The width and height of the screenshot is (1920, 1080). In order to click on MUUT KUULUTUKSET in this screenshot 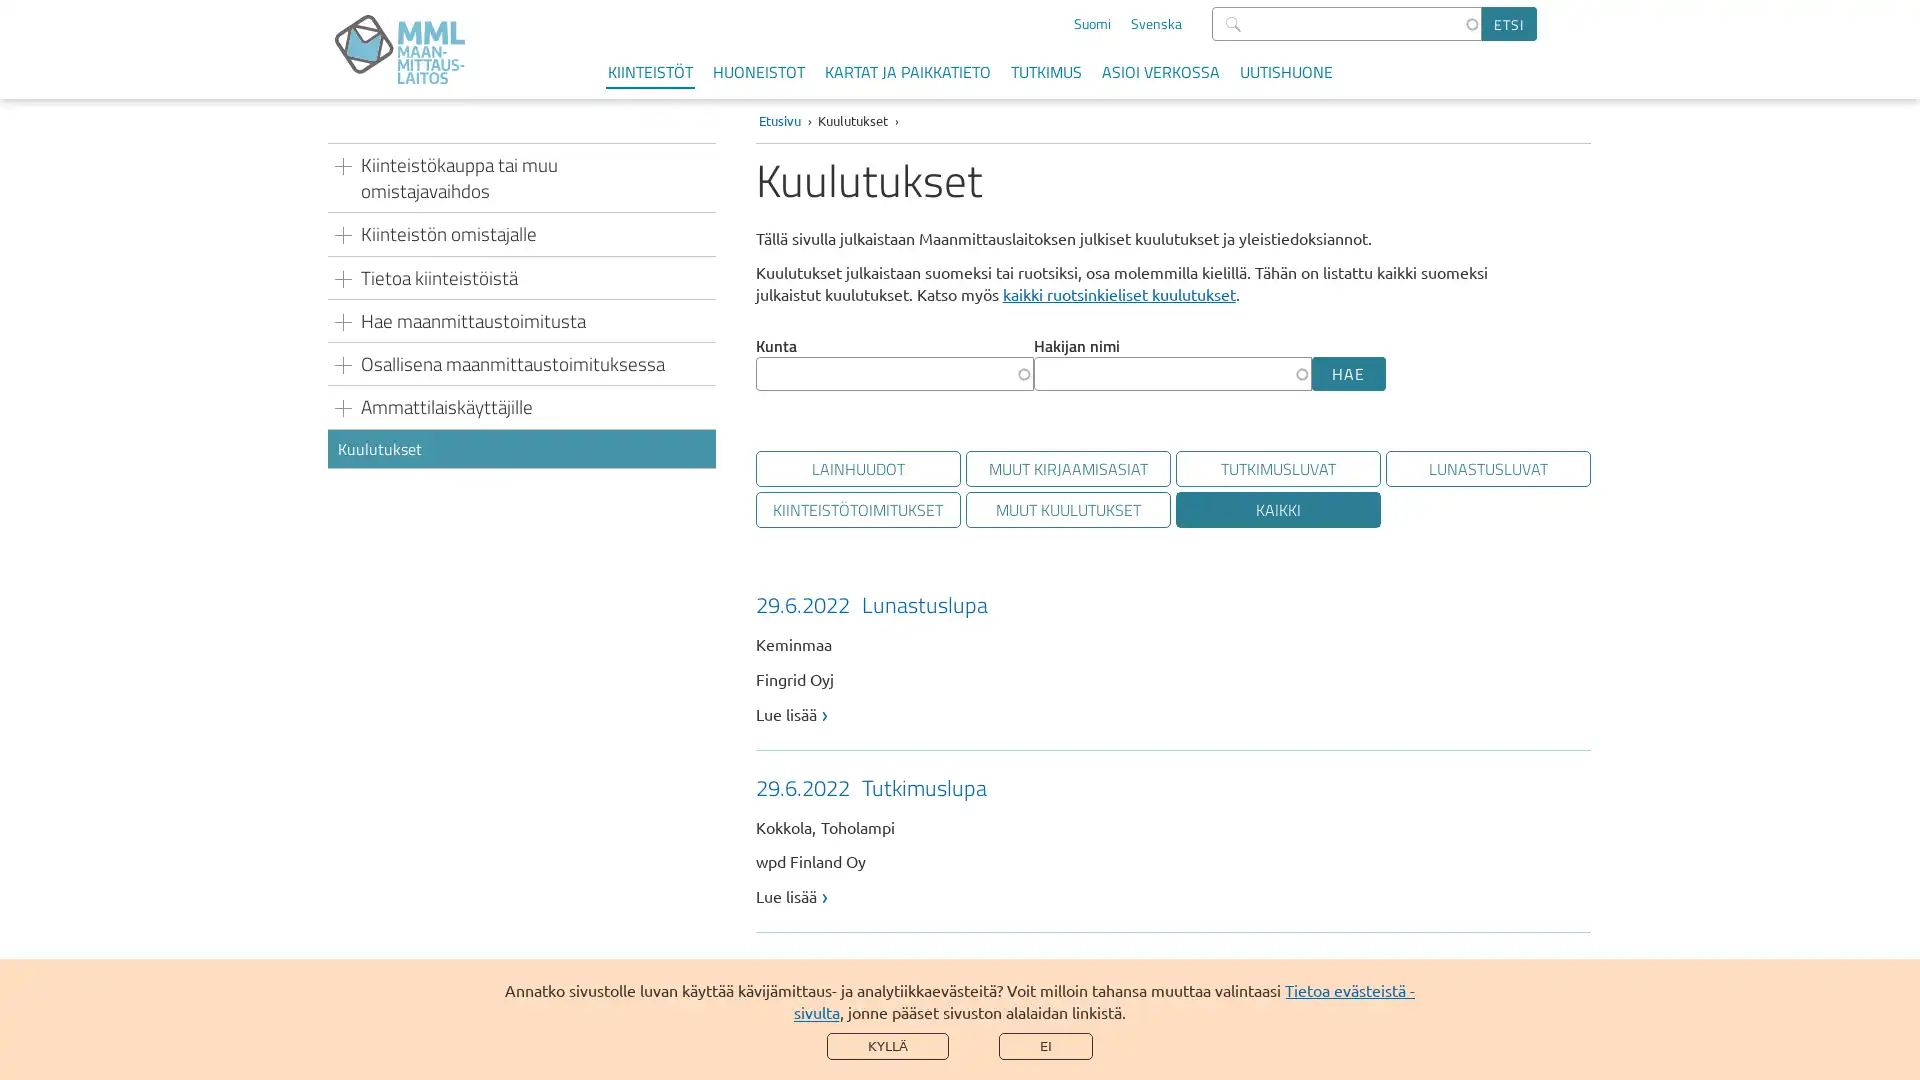, I will do `click(1066, 508)`.